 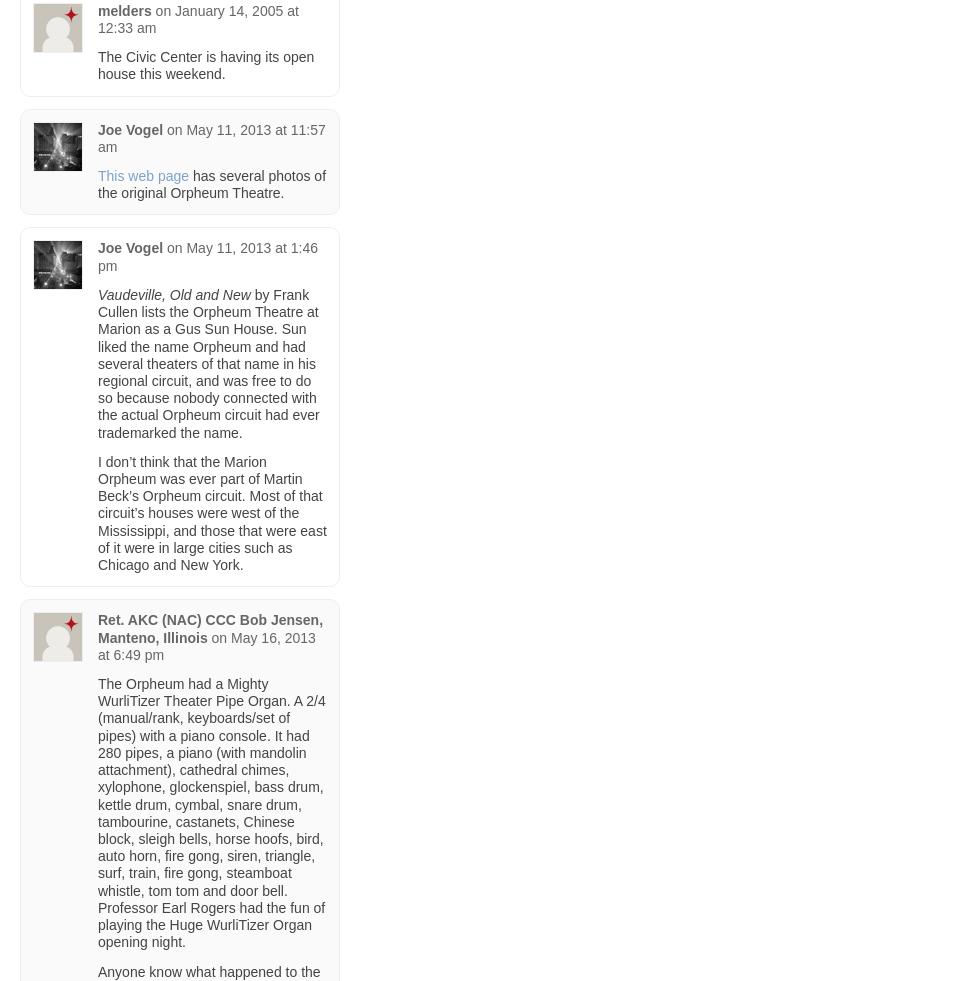 What do you see at coordinates (204, 64) in the screenshot?
I see `'The Civic Center is having its open house this weekend.'` at bounding box center [204, 64].